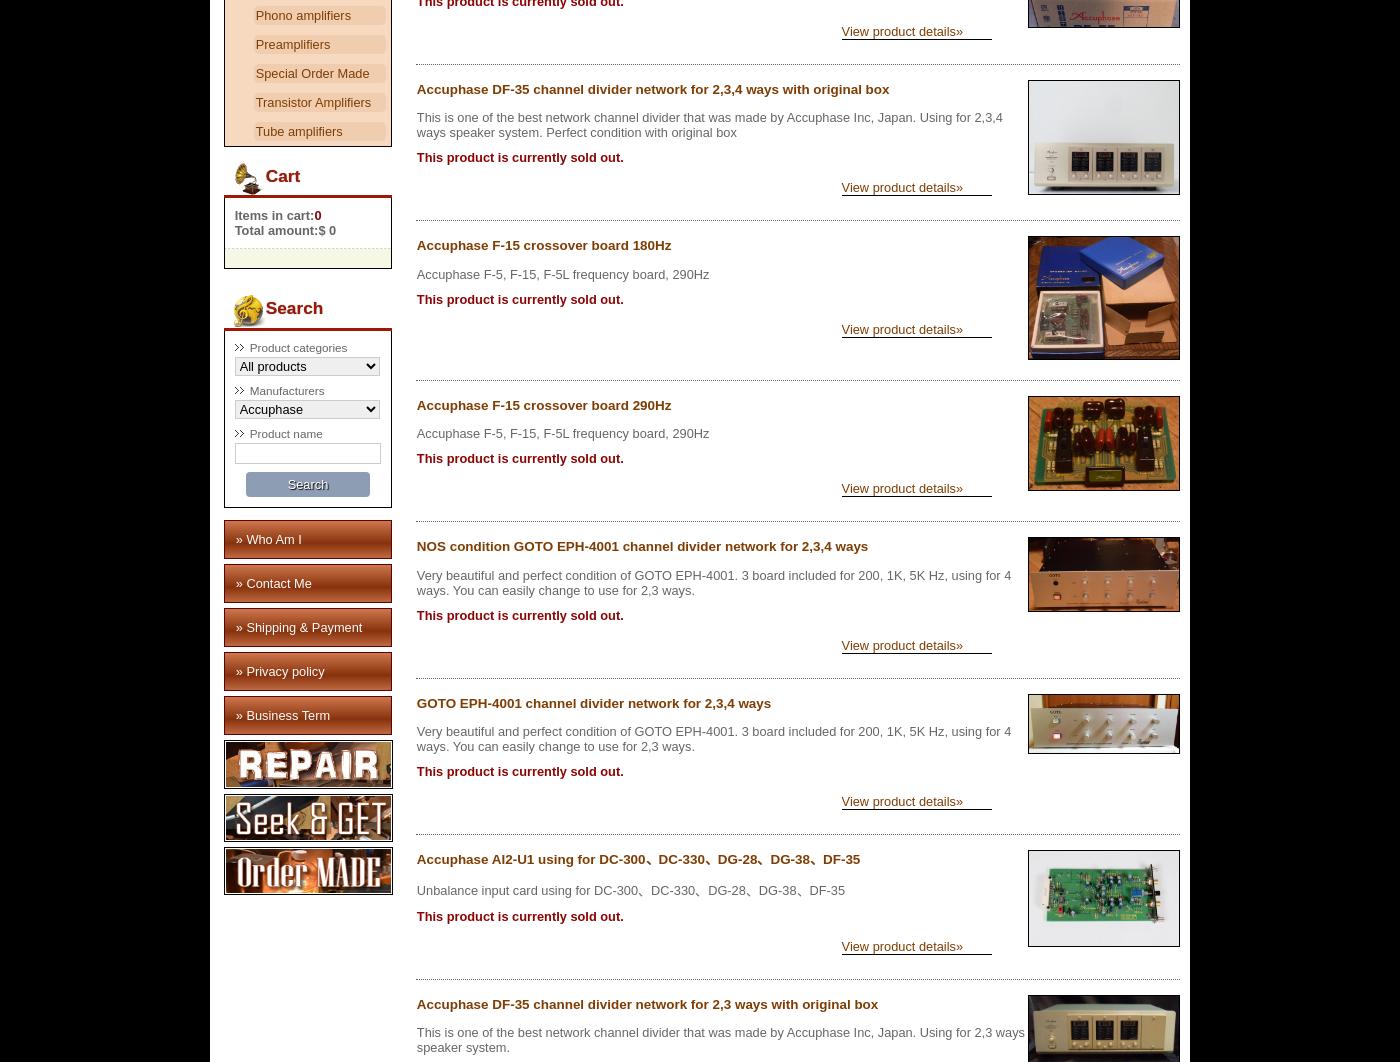 This screenshot has height=1062, width=1400. I want to click on '» Who Am I', so click(267, 539).